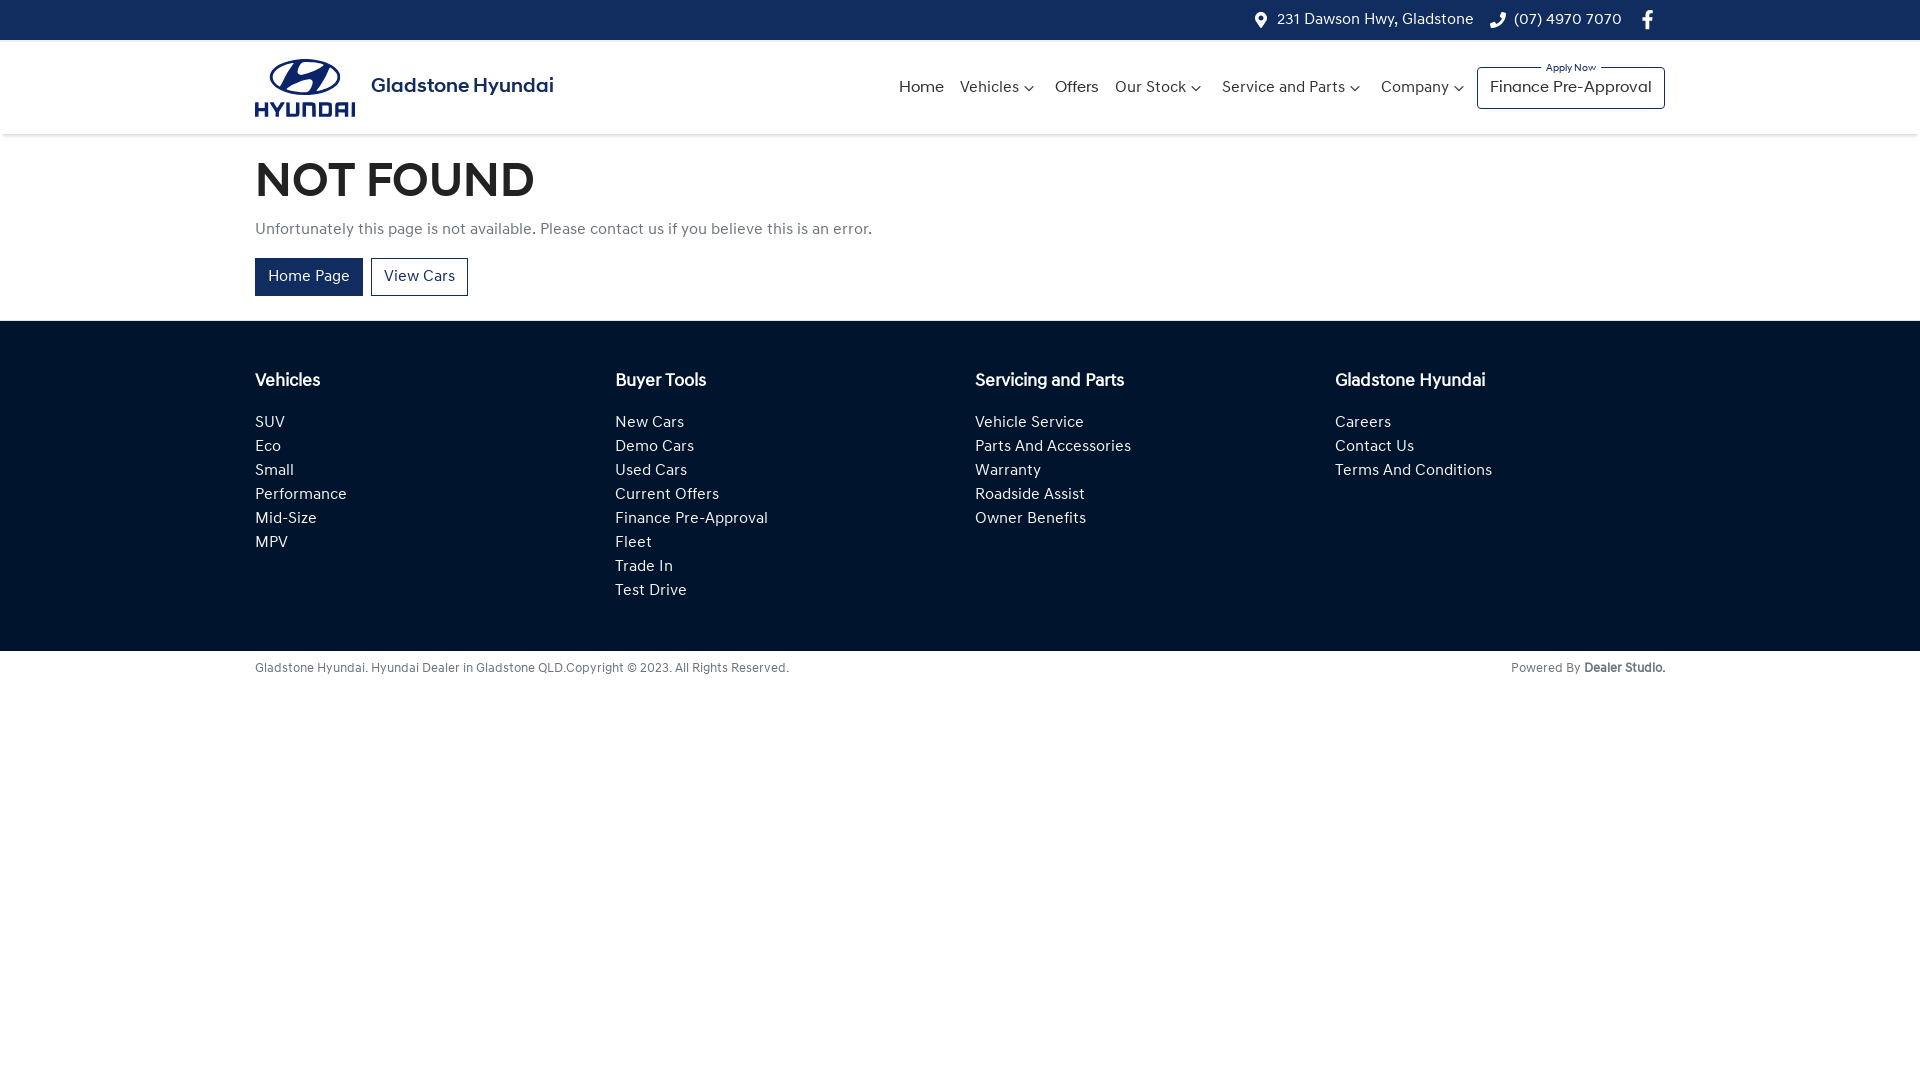 Image resolution: width=1920 pixels, height=1080 pixels. What do you see at coordinates (651, 589) in the screenshot?
I see `'Test Drive'` at bounding box center [651, 589].